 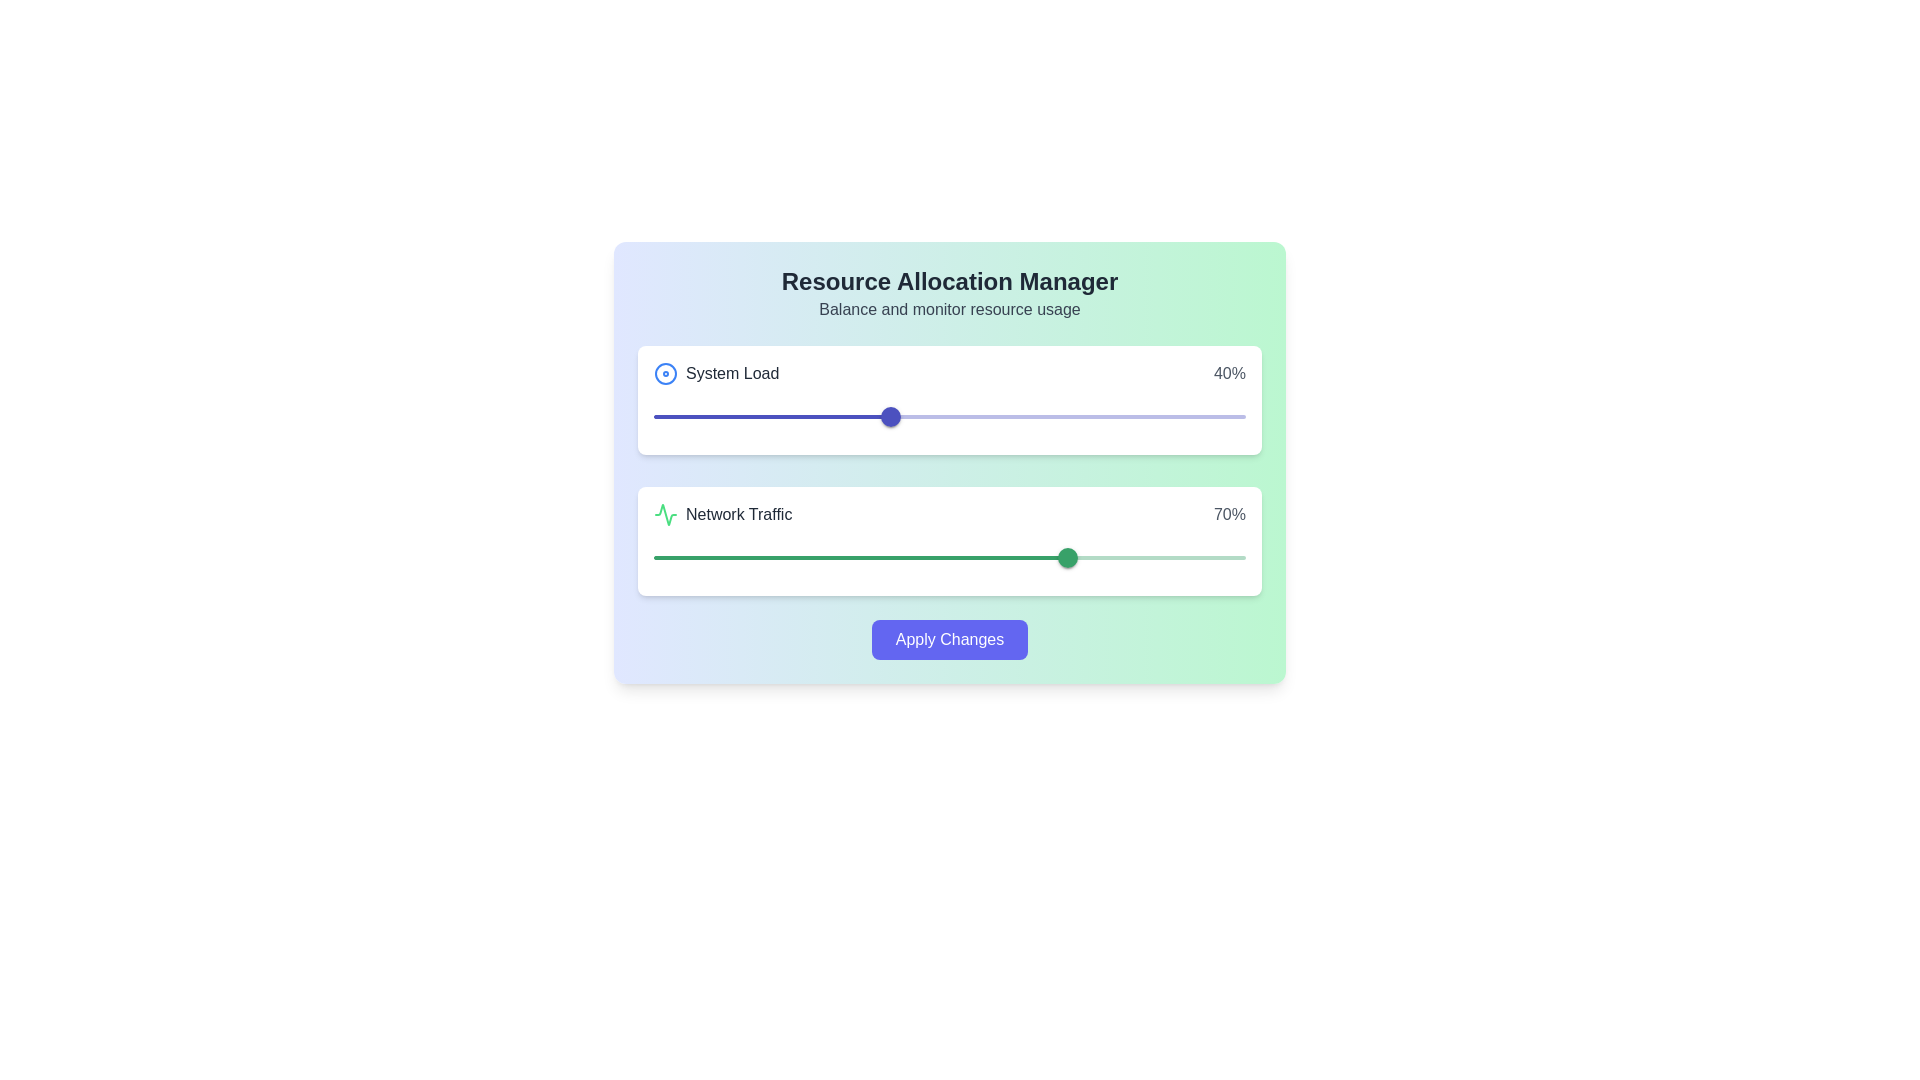 What do you see at coordinates (943, 558) in the screenshot?
I see `network traffic` at bounding box center [943, 558].